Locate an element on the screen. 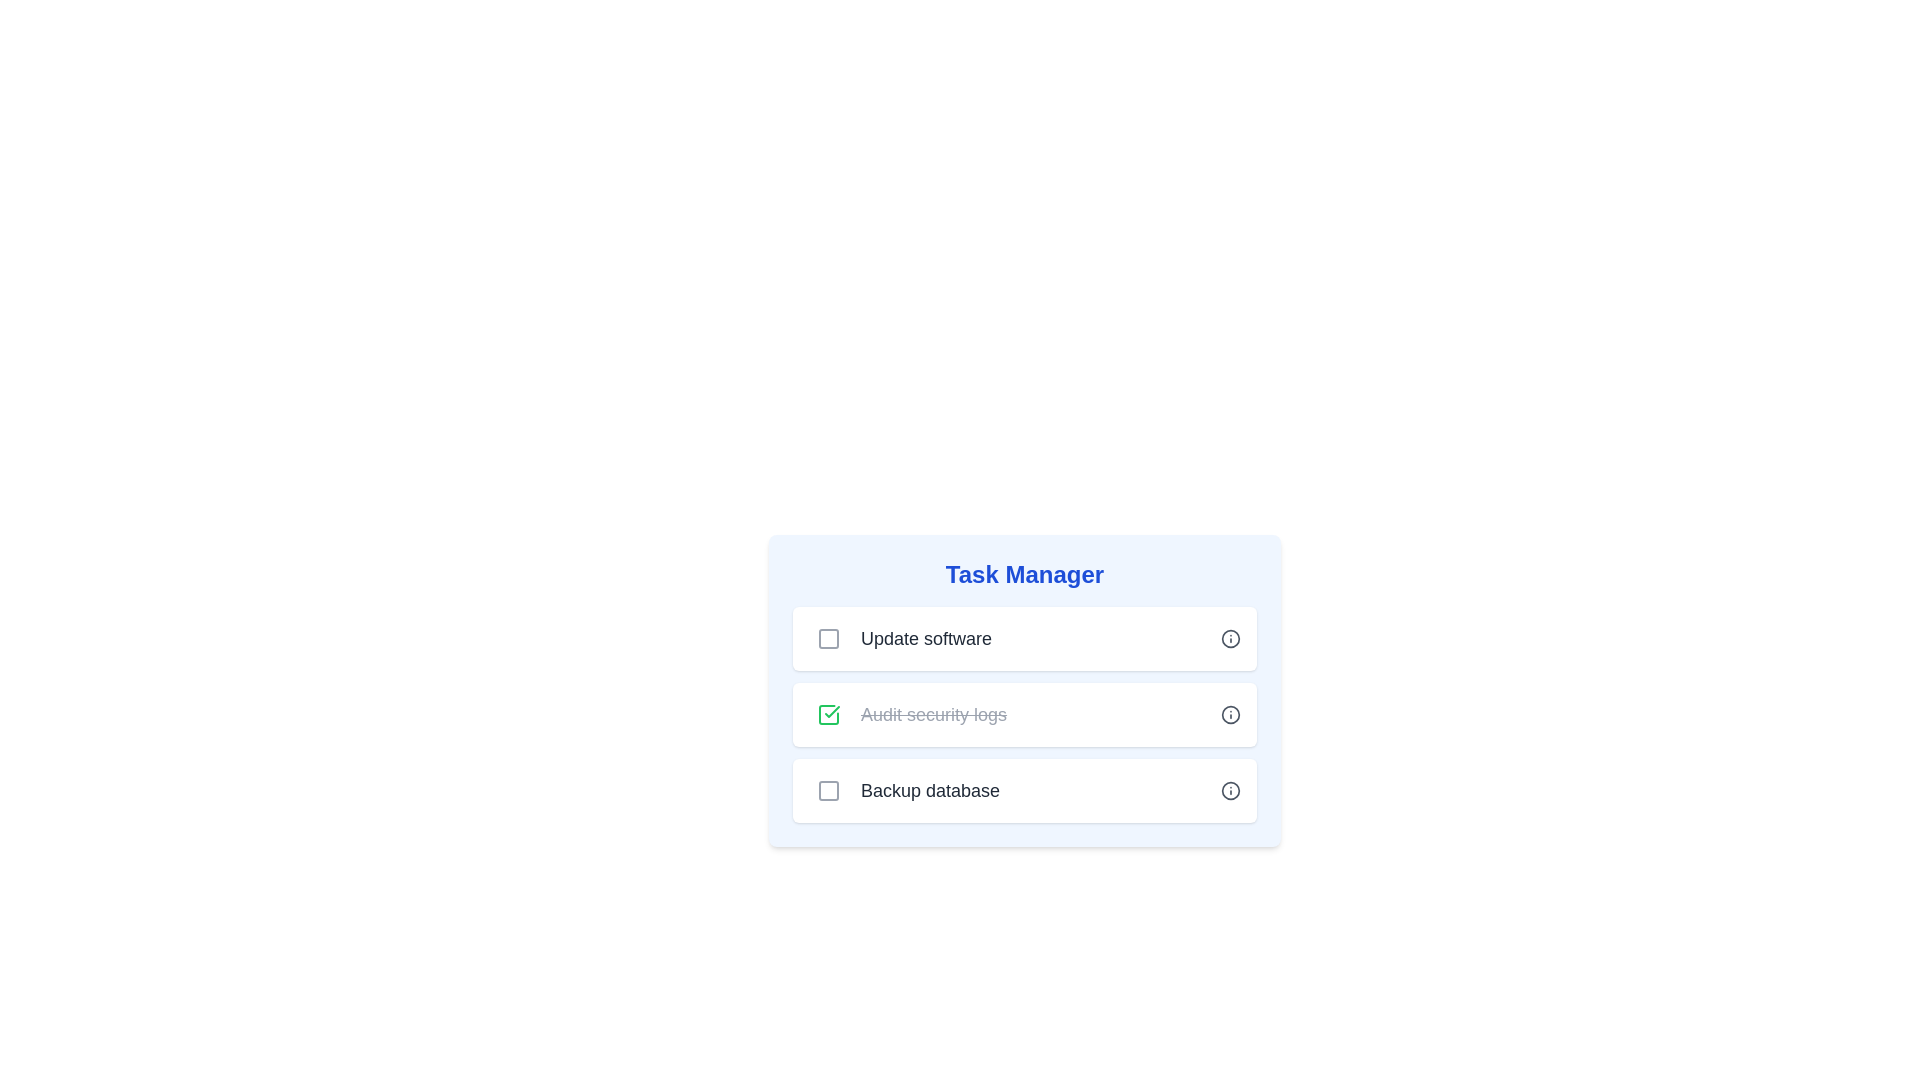  the checkbox of the 'Backup database' task in the 'Task Manager' list is located at coordinates (1025, 789).